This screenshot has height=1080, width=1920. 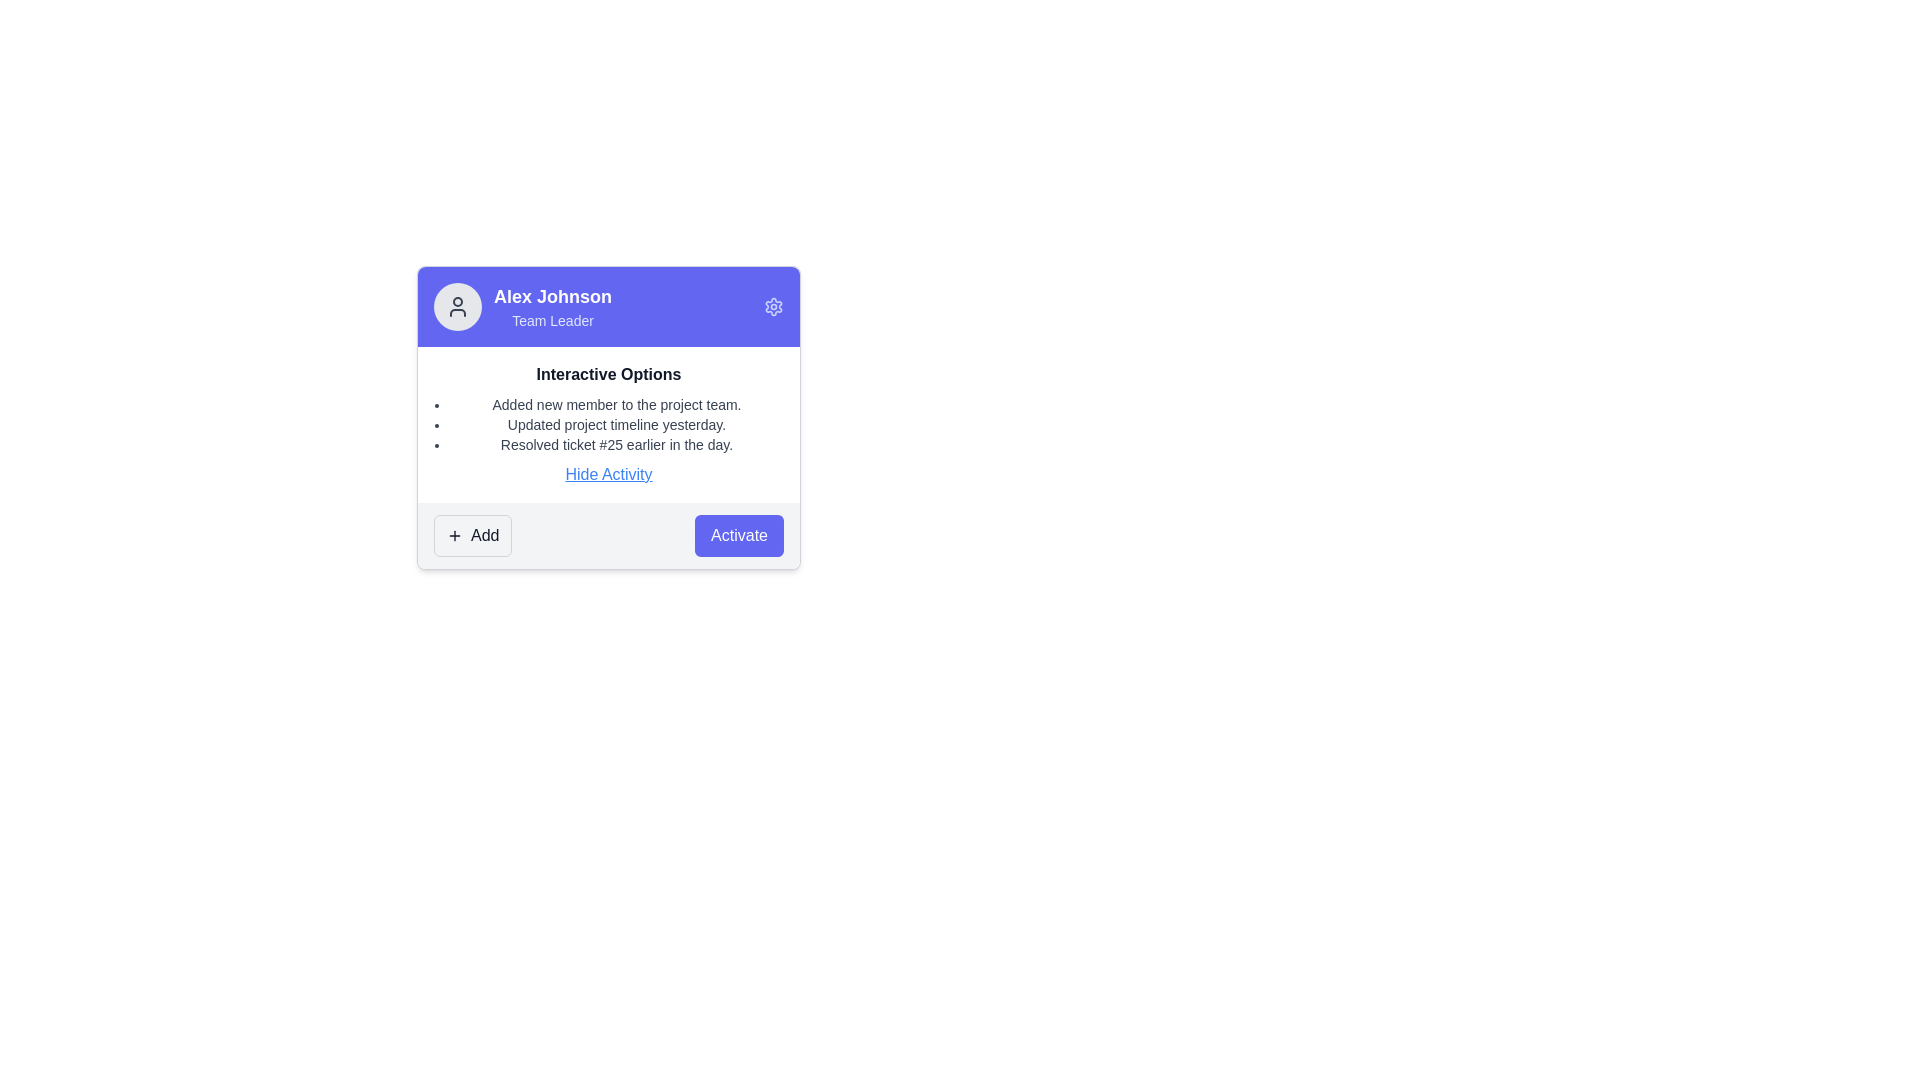 I want to click on the 'Hide Activity' link element, so click(x=608, y=474).